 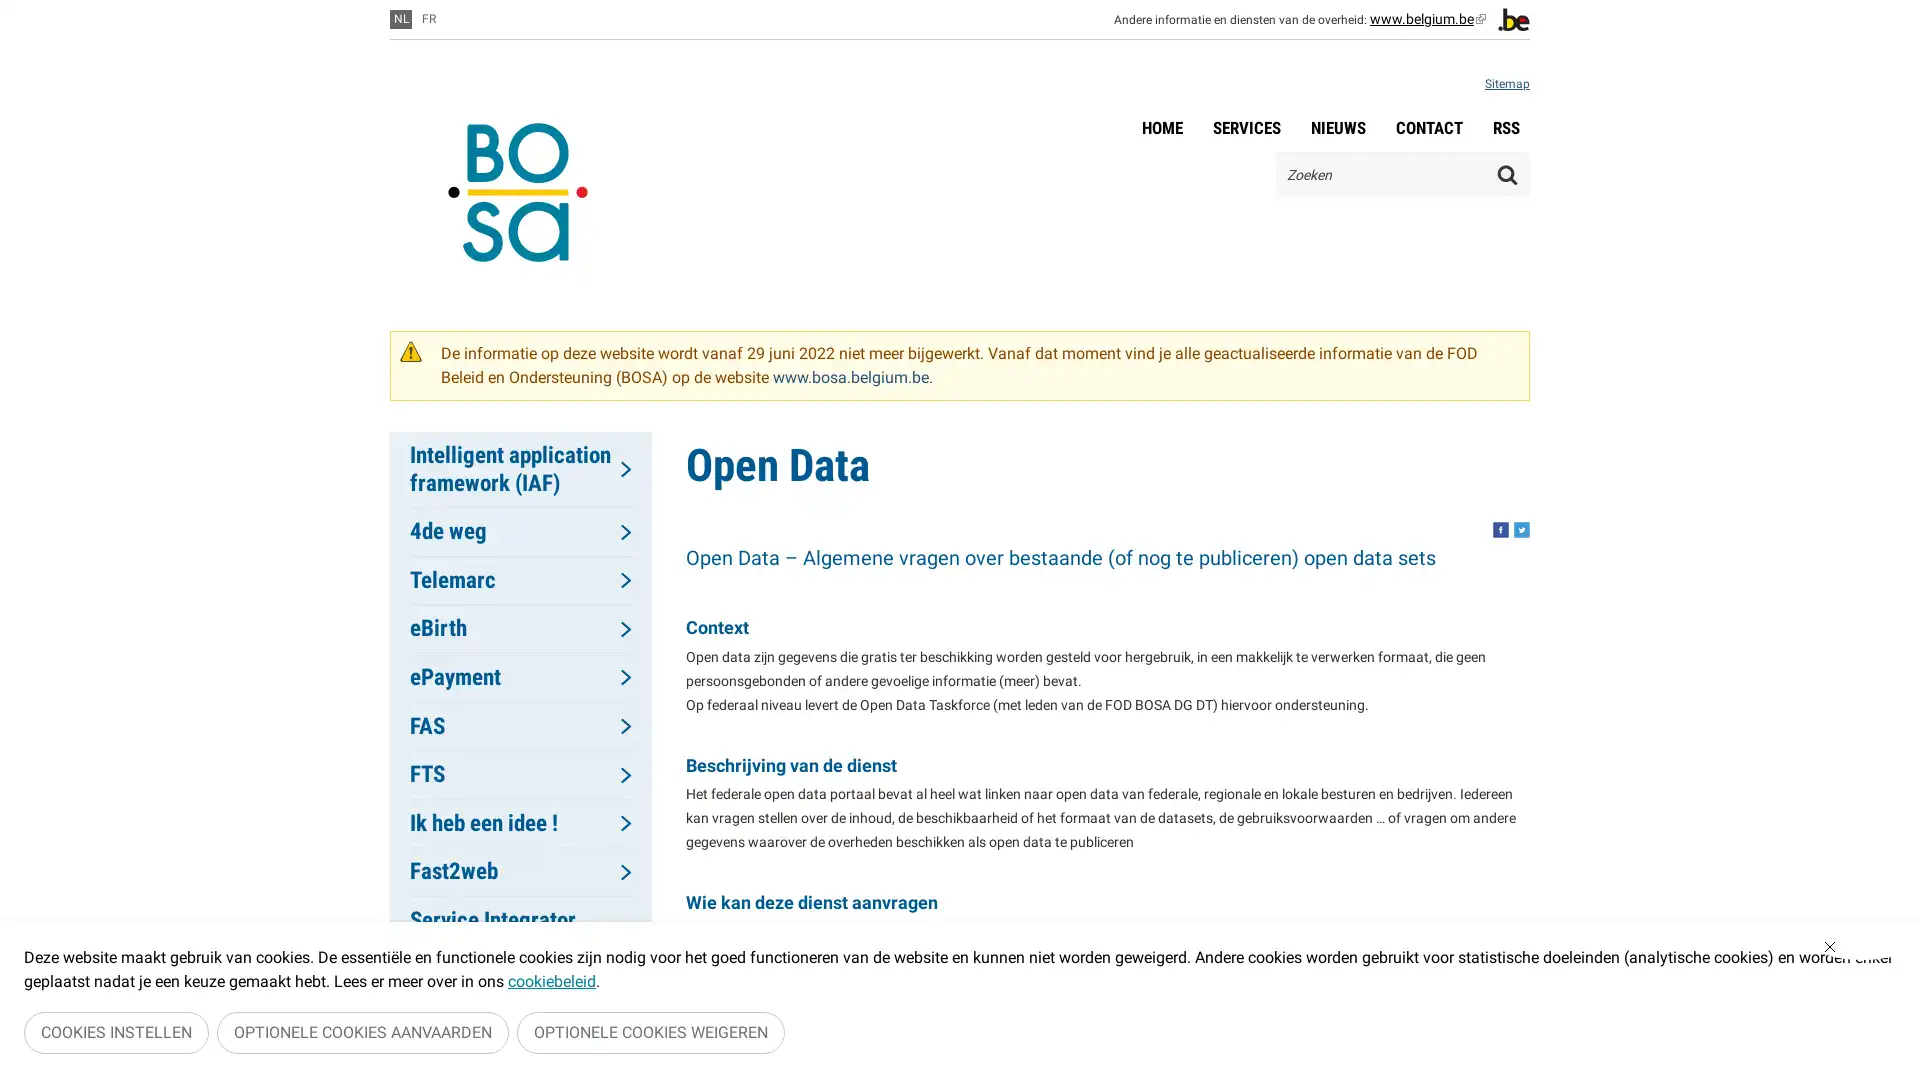 I want to click on OPTIONELE COOKIES WEIGEREN, so click(x=651, y=1034).